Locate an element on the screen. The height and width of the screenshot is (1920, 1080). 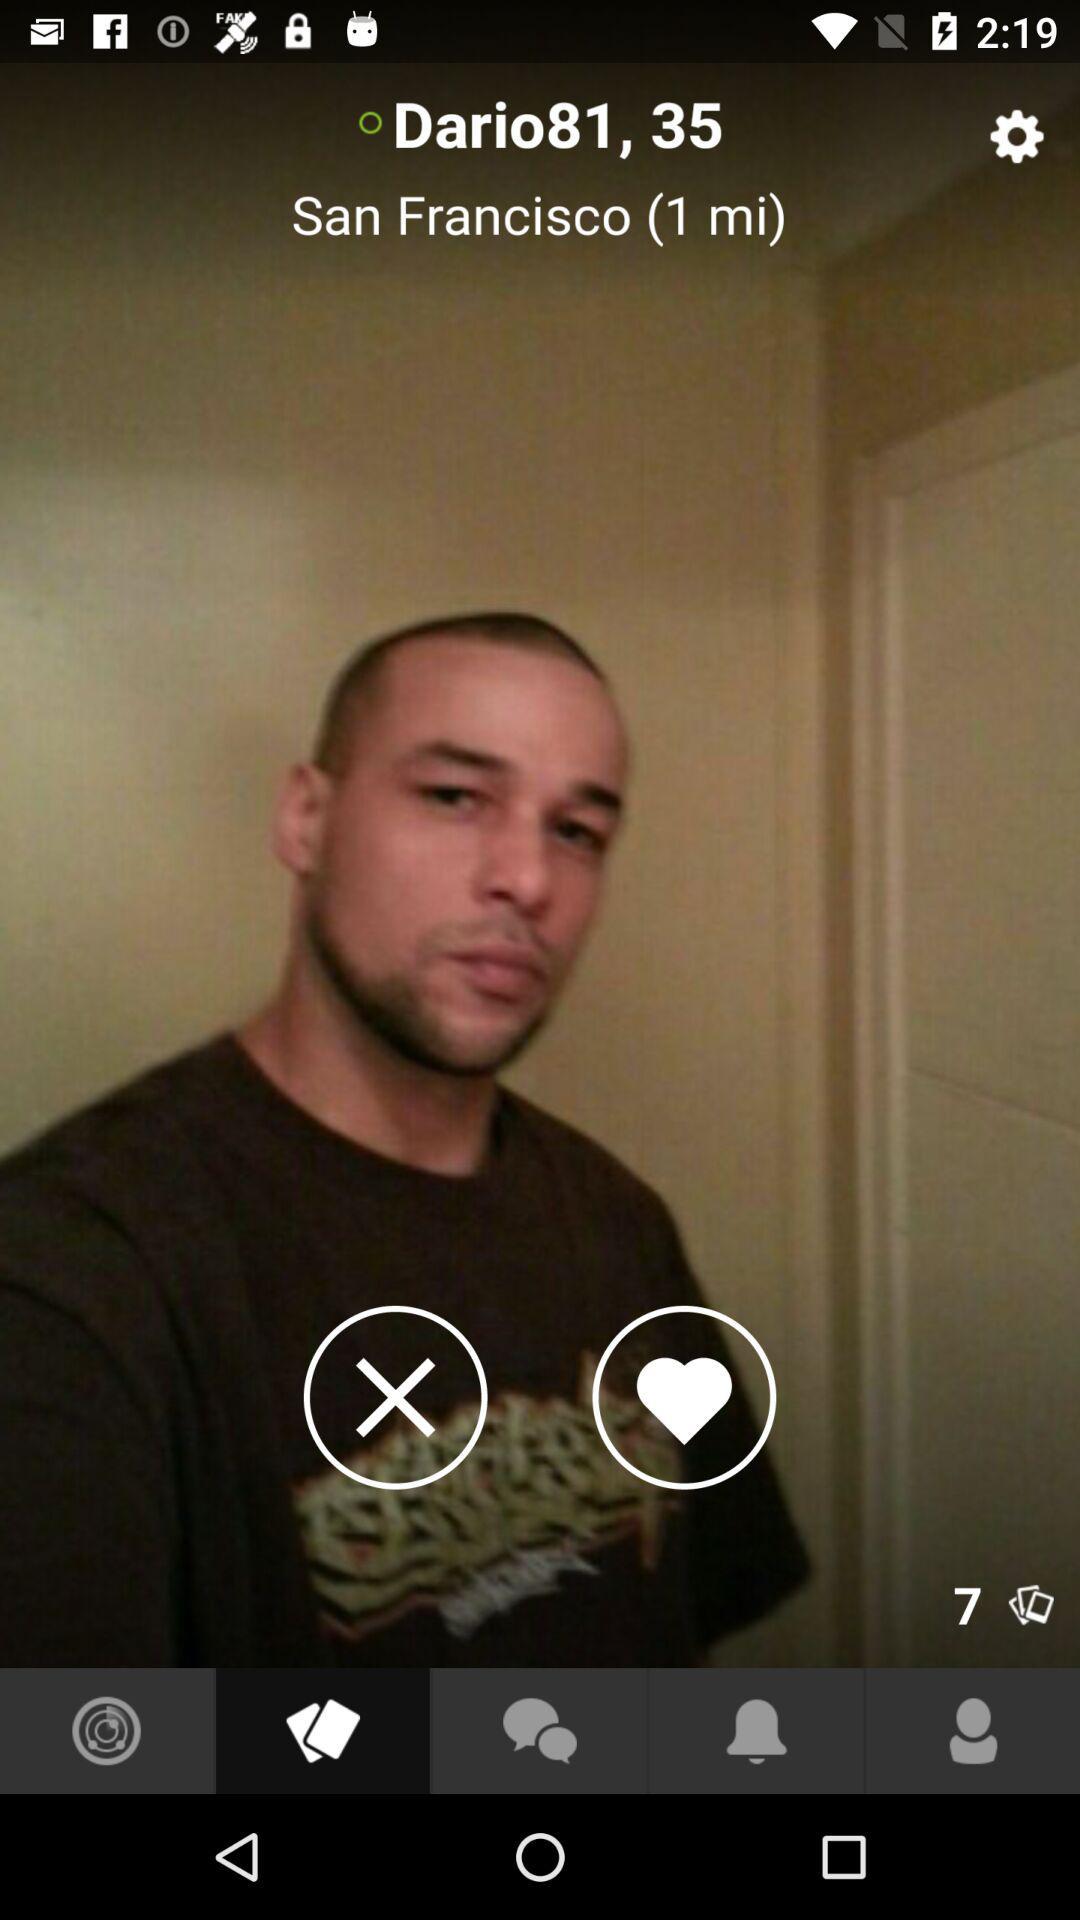
the volume icon is located at coordinates (321, 1730).